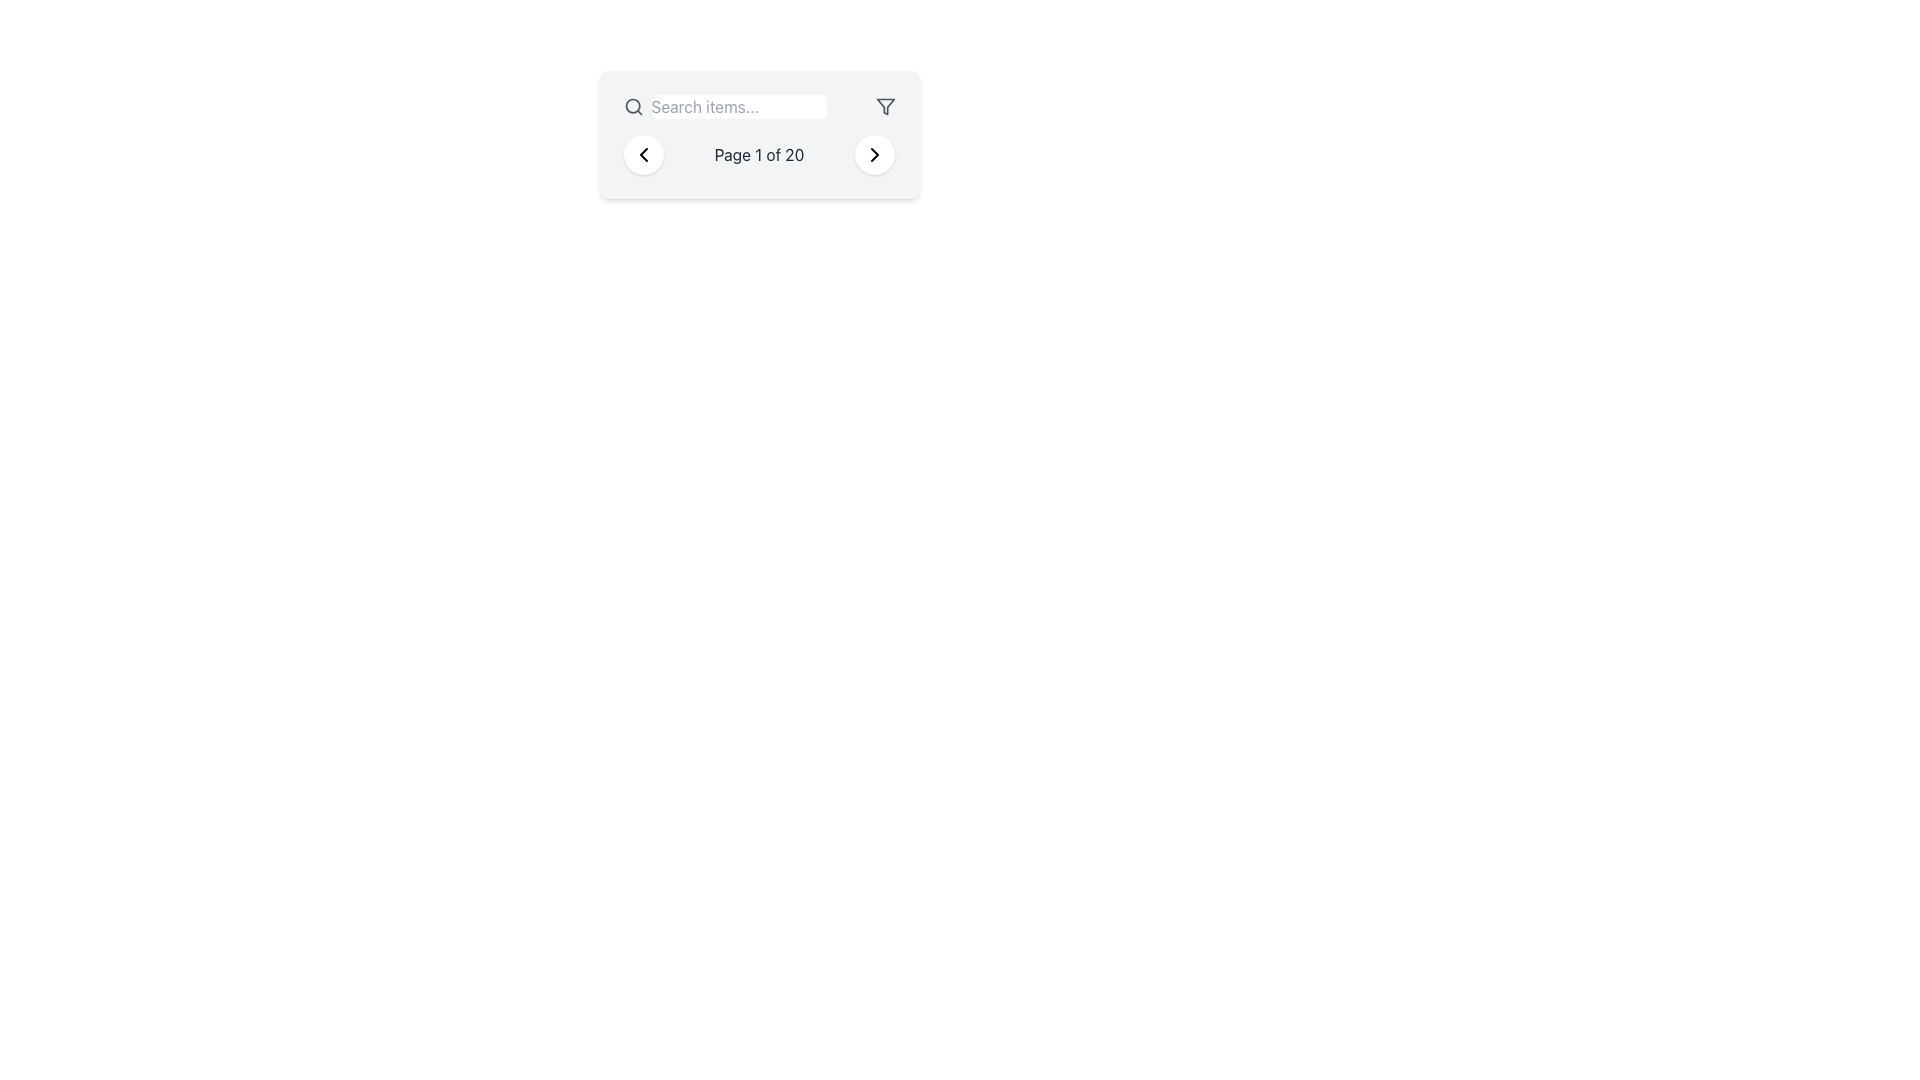  What do you see at coordinates (632, 107) in the screenshot?
I see `the search icon located at the top-left area of the search bar to activate potential hover effects` at bounding box center [632, 107].